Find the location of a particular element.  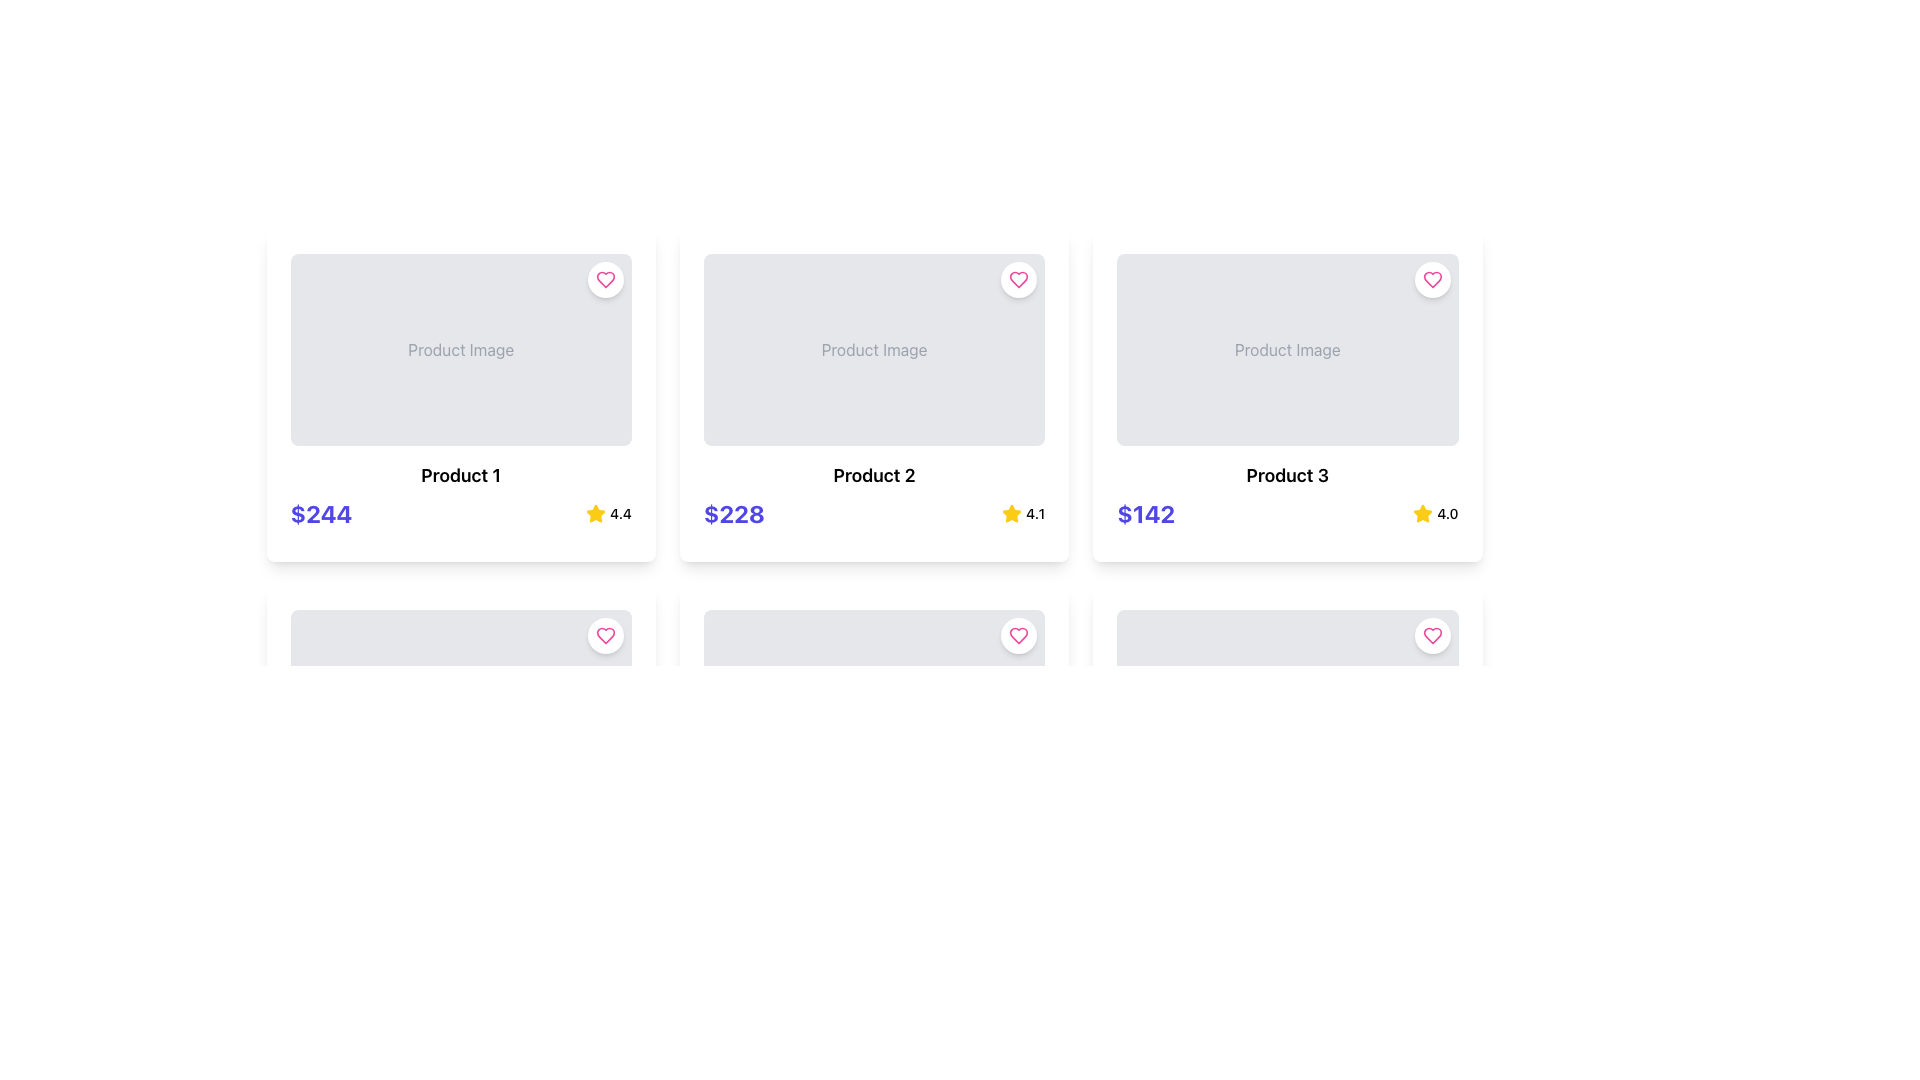

text of the monetary value label styled with large, bold indigo font that displays '$244', located at the lower left of the 'Product 1' card is located at coordinates (321, 512).